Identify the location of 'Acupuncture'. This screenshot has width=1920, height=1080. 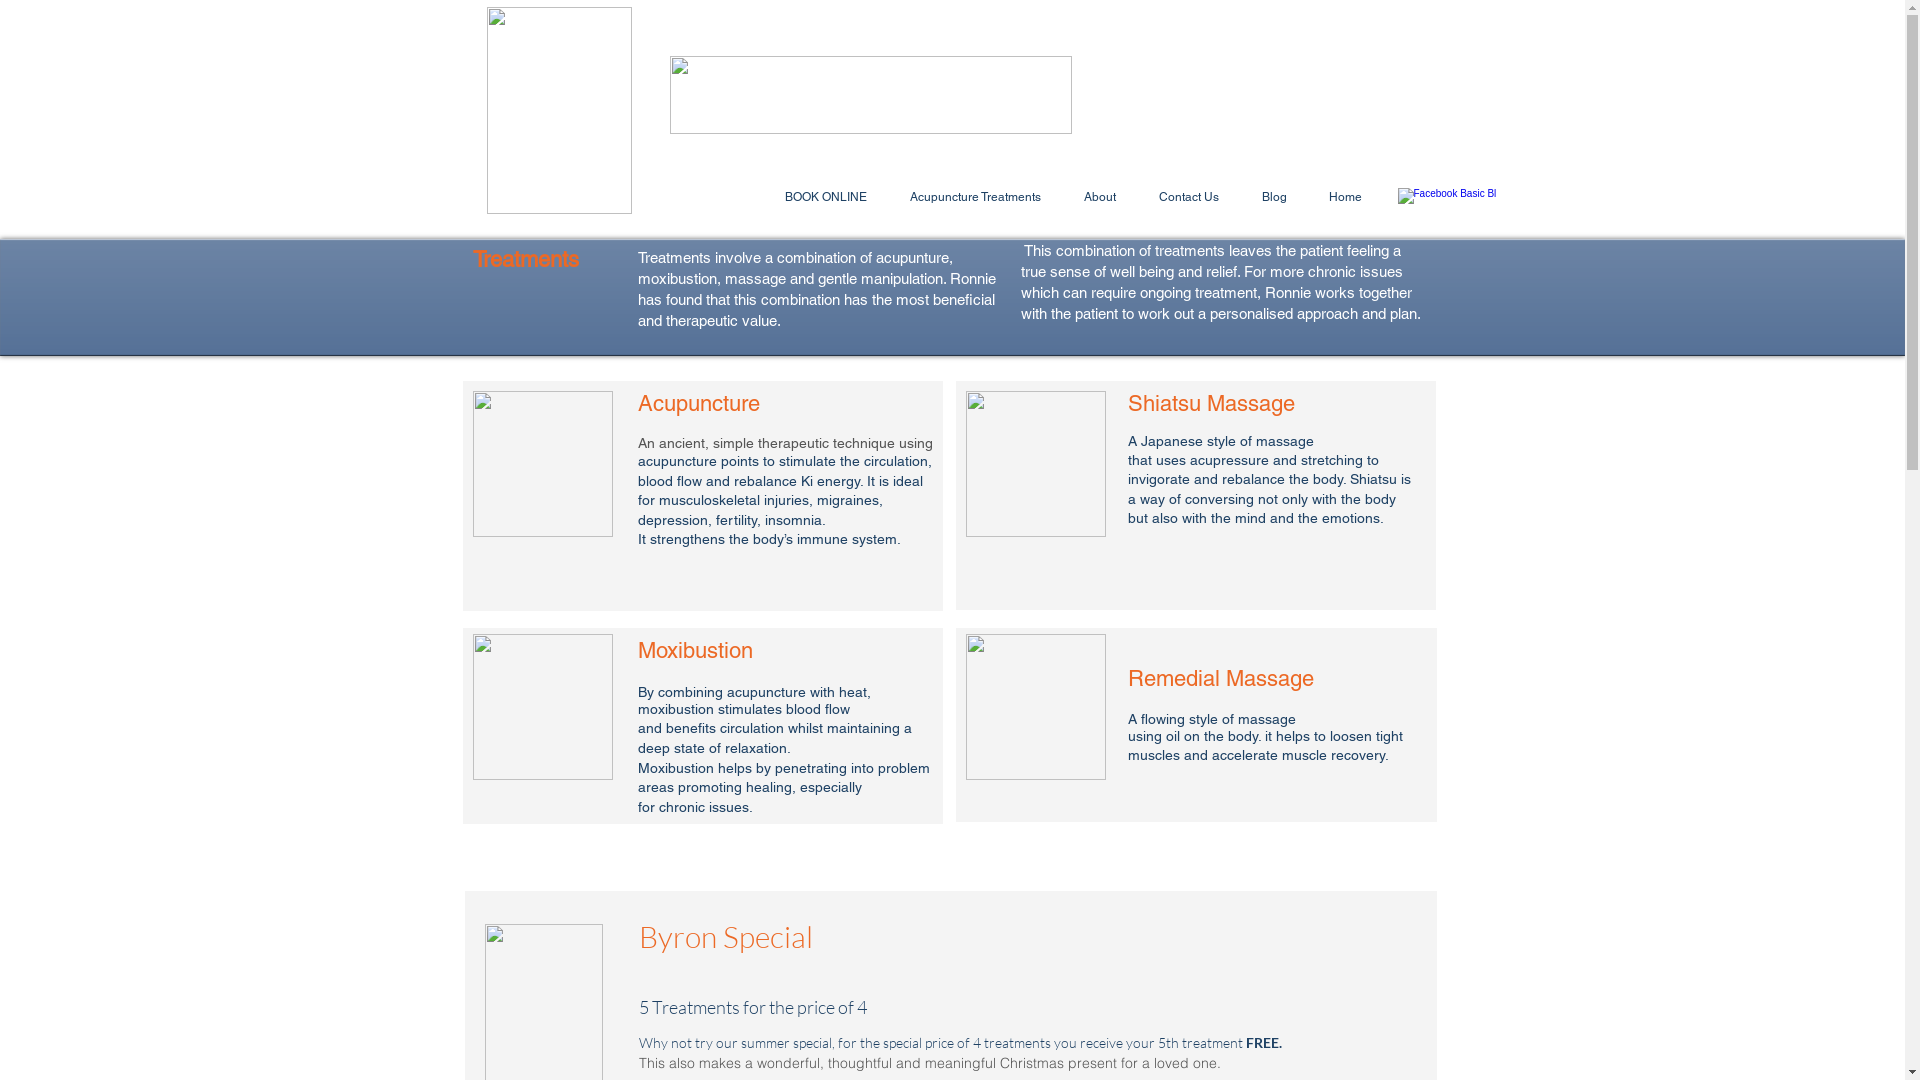
(542, 463).